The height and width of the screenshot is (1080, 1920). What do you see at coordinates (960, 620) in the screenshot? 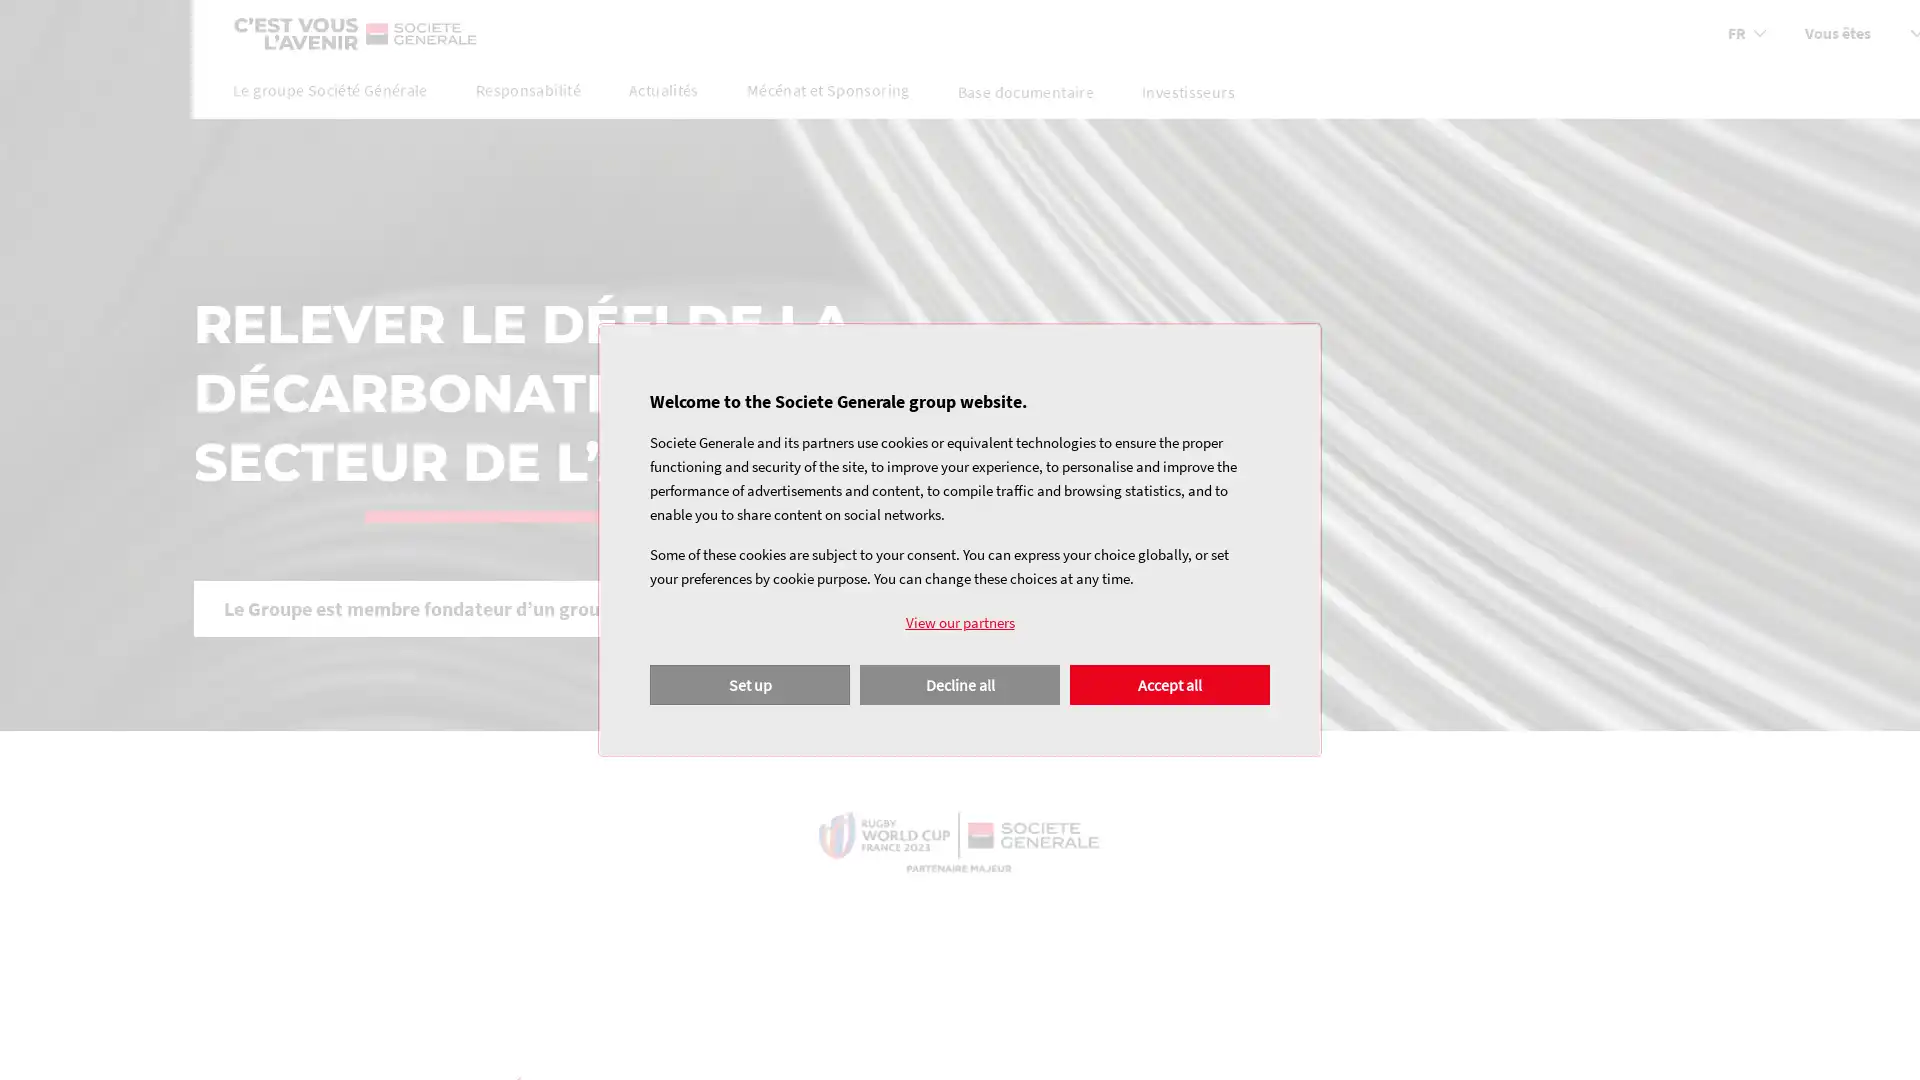
I see `View our partners` at bounding box center [960, 620].